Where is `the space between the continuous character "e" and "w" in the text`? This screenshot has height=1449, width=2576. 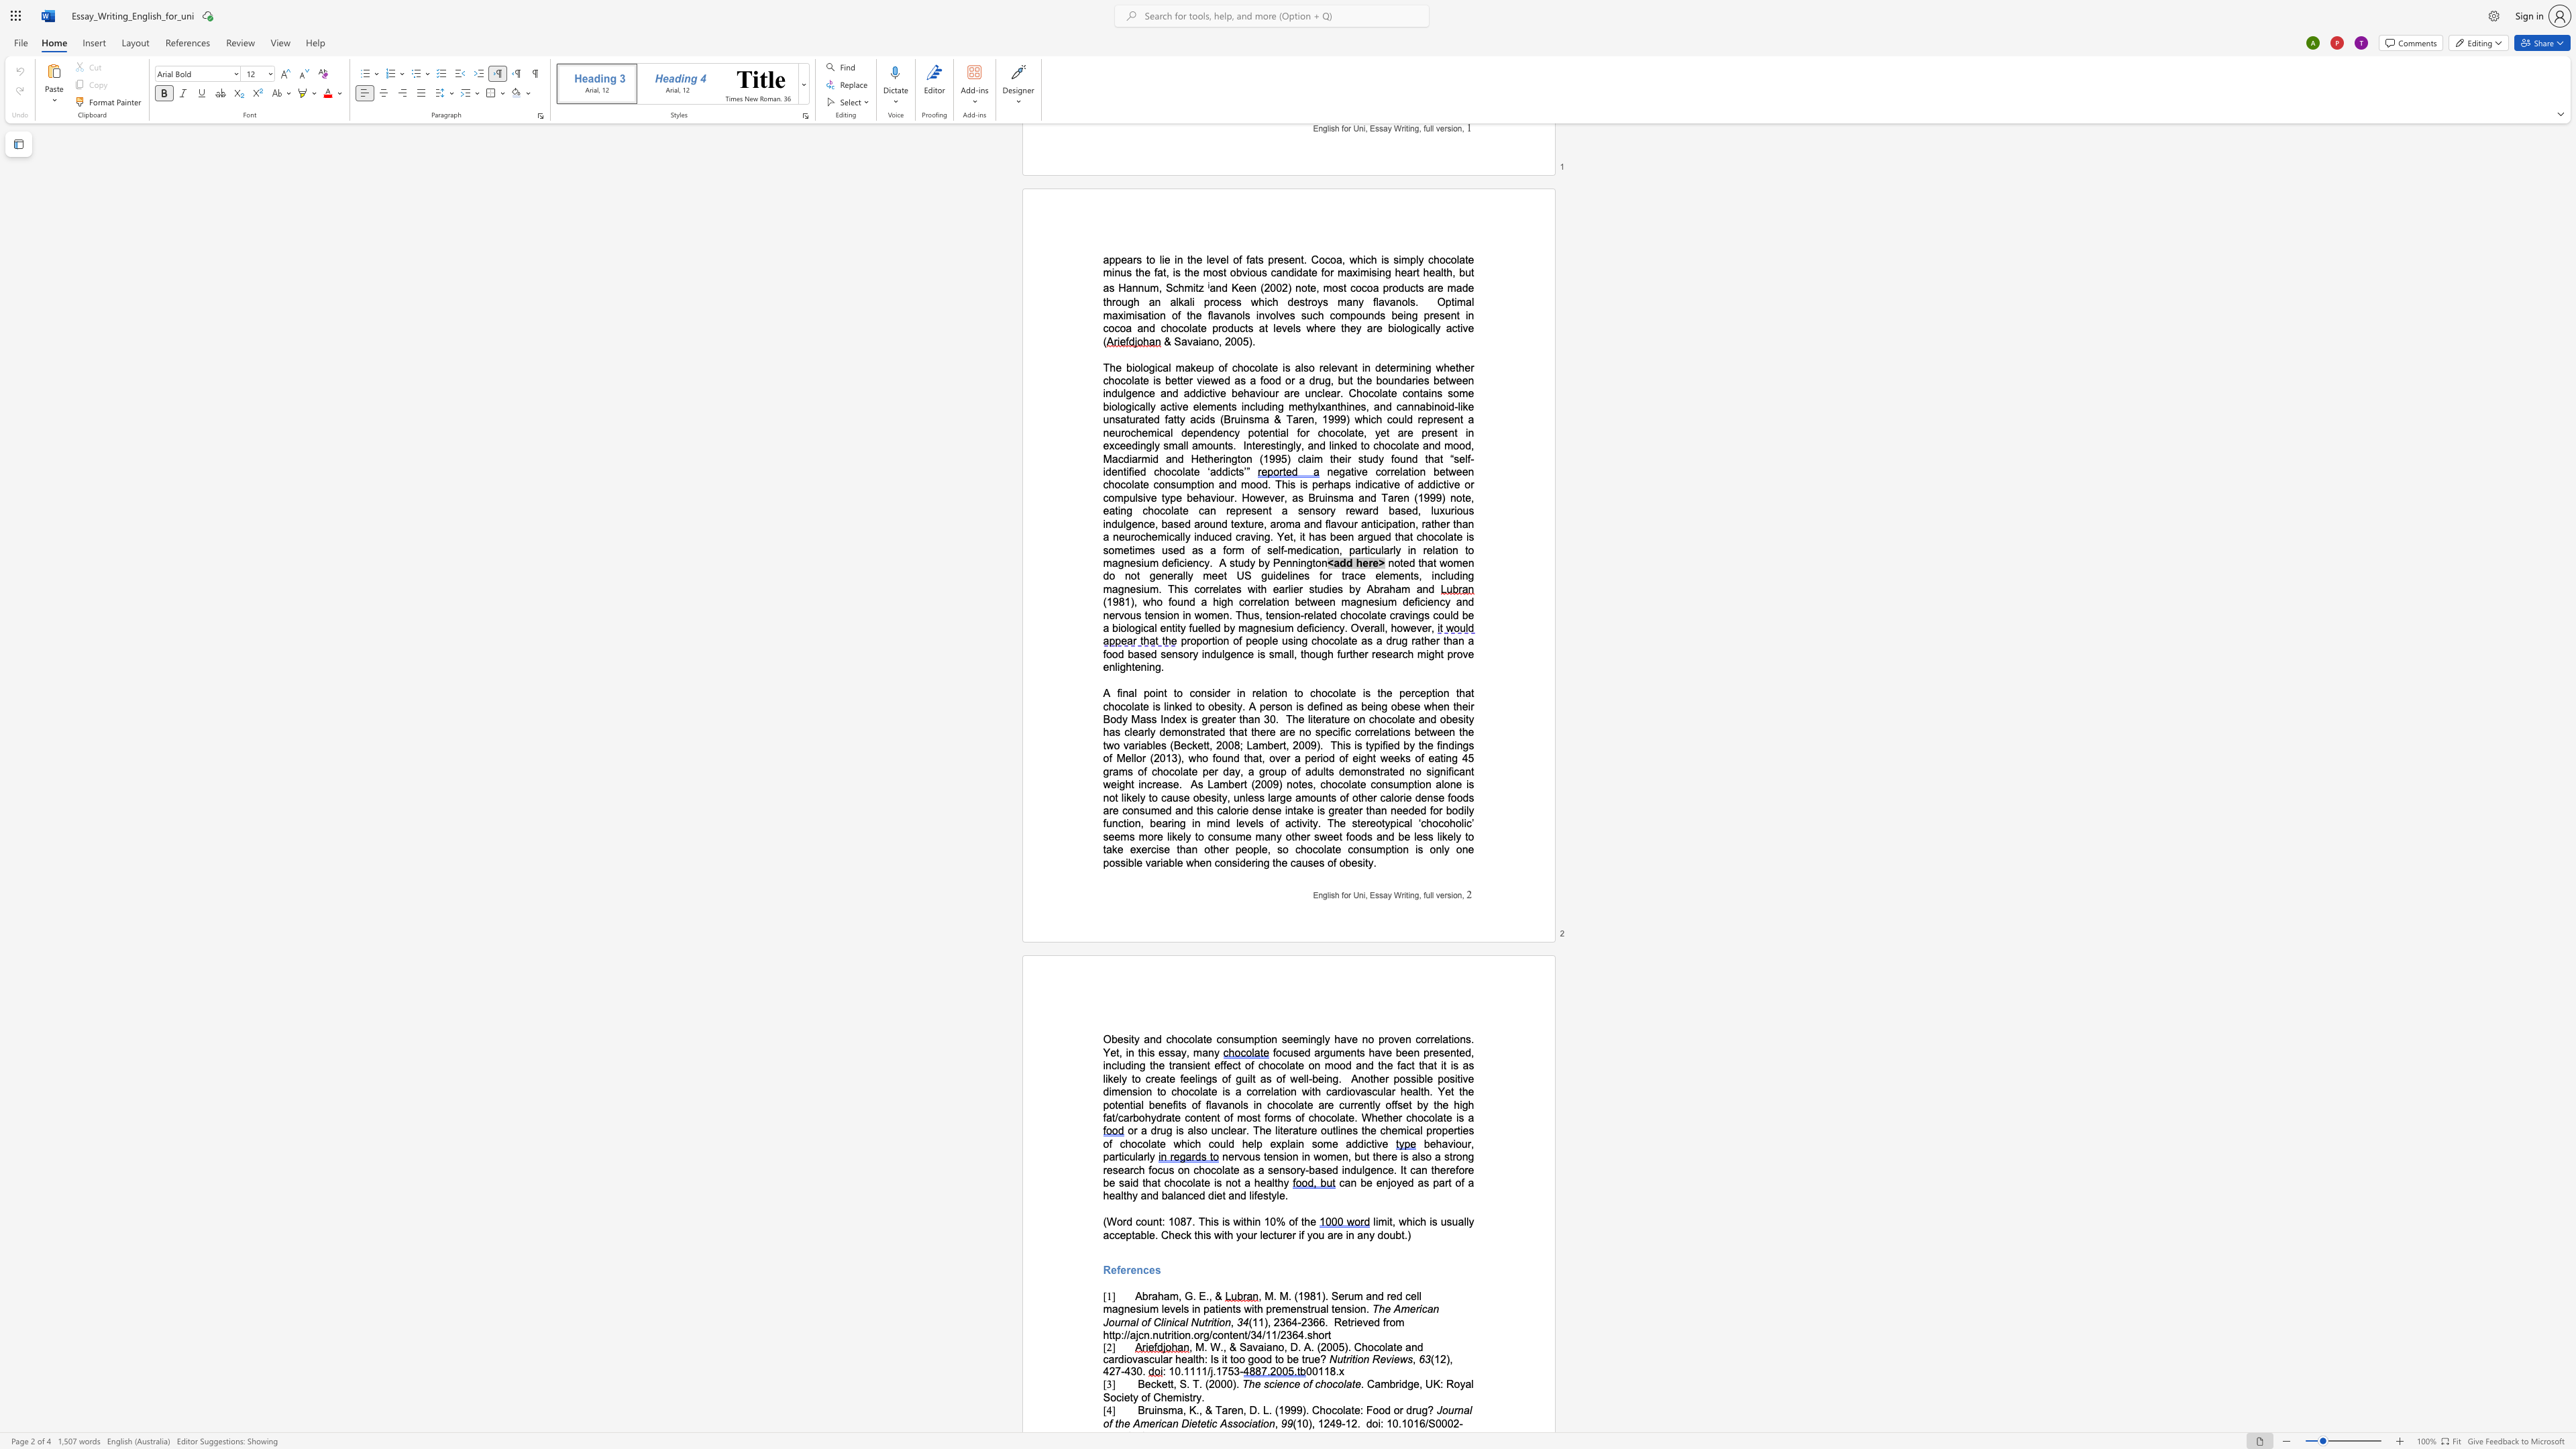
the space between the continuous character "e" and "w" in the text is located at coordinates (1400, 1358).